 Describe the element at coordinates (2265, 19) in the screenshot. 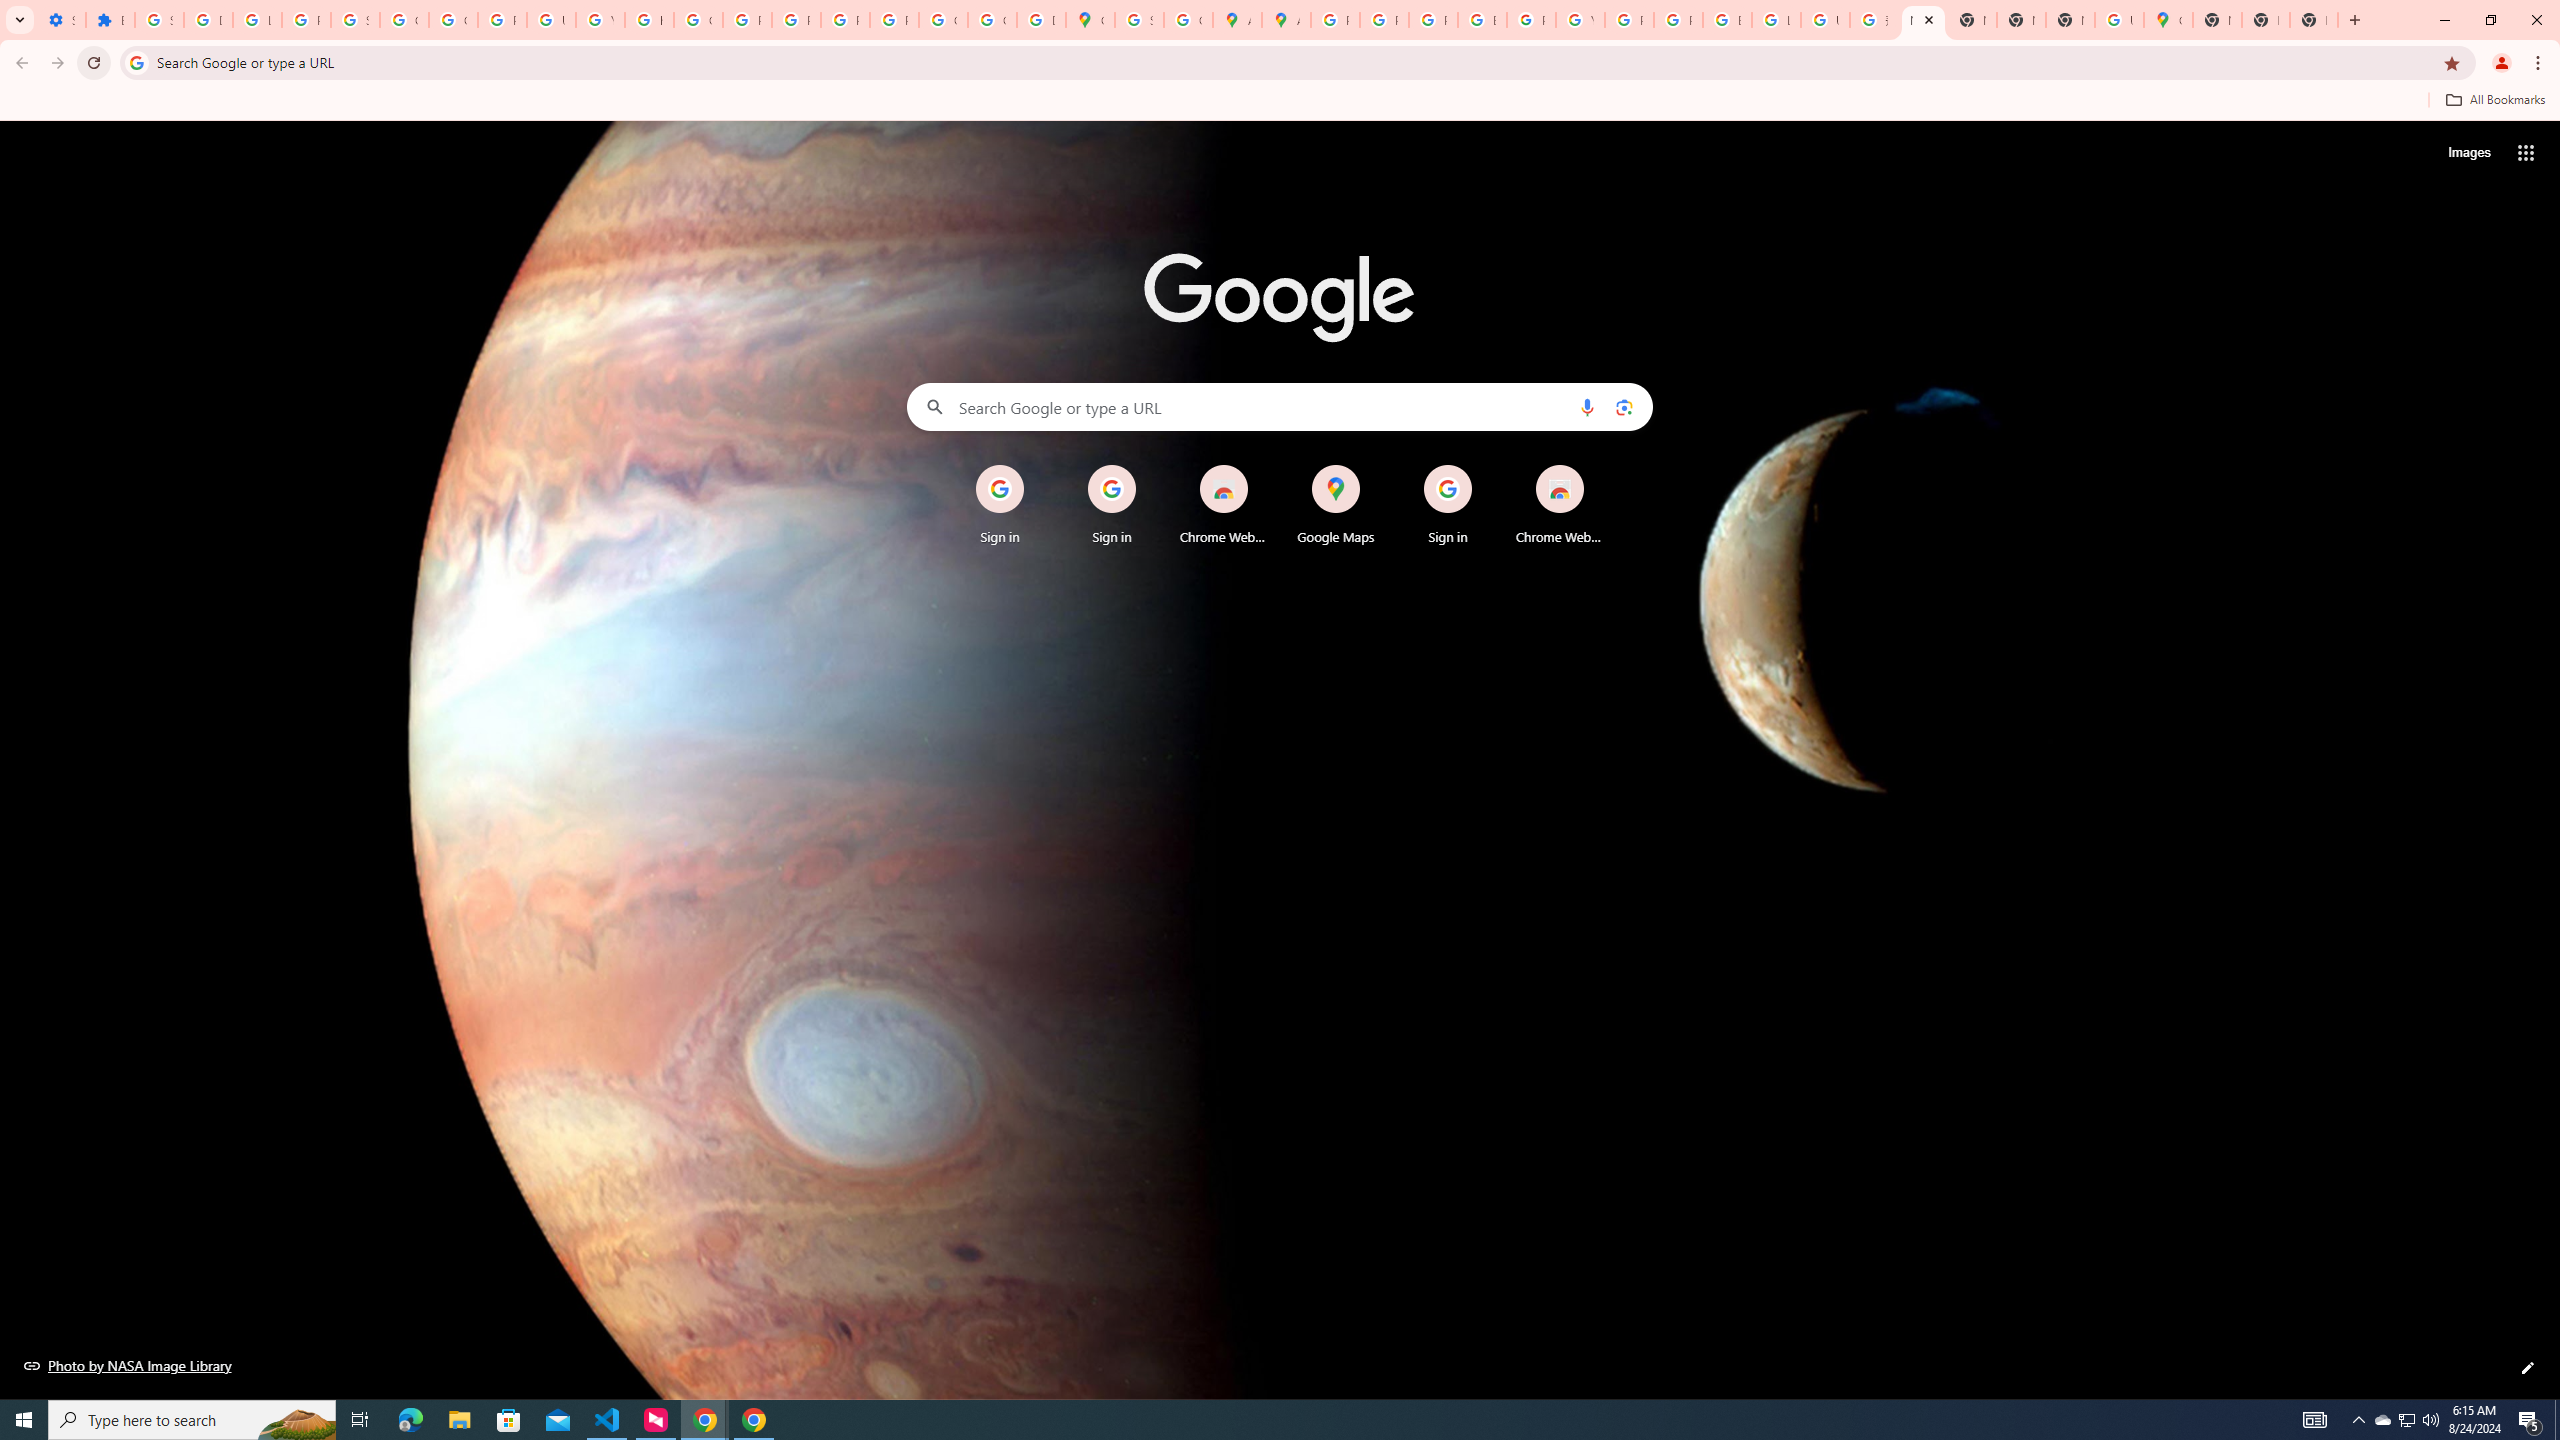

I see `'New Tab'` at that location.